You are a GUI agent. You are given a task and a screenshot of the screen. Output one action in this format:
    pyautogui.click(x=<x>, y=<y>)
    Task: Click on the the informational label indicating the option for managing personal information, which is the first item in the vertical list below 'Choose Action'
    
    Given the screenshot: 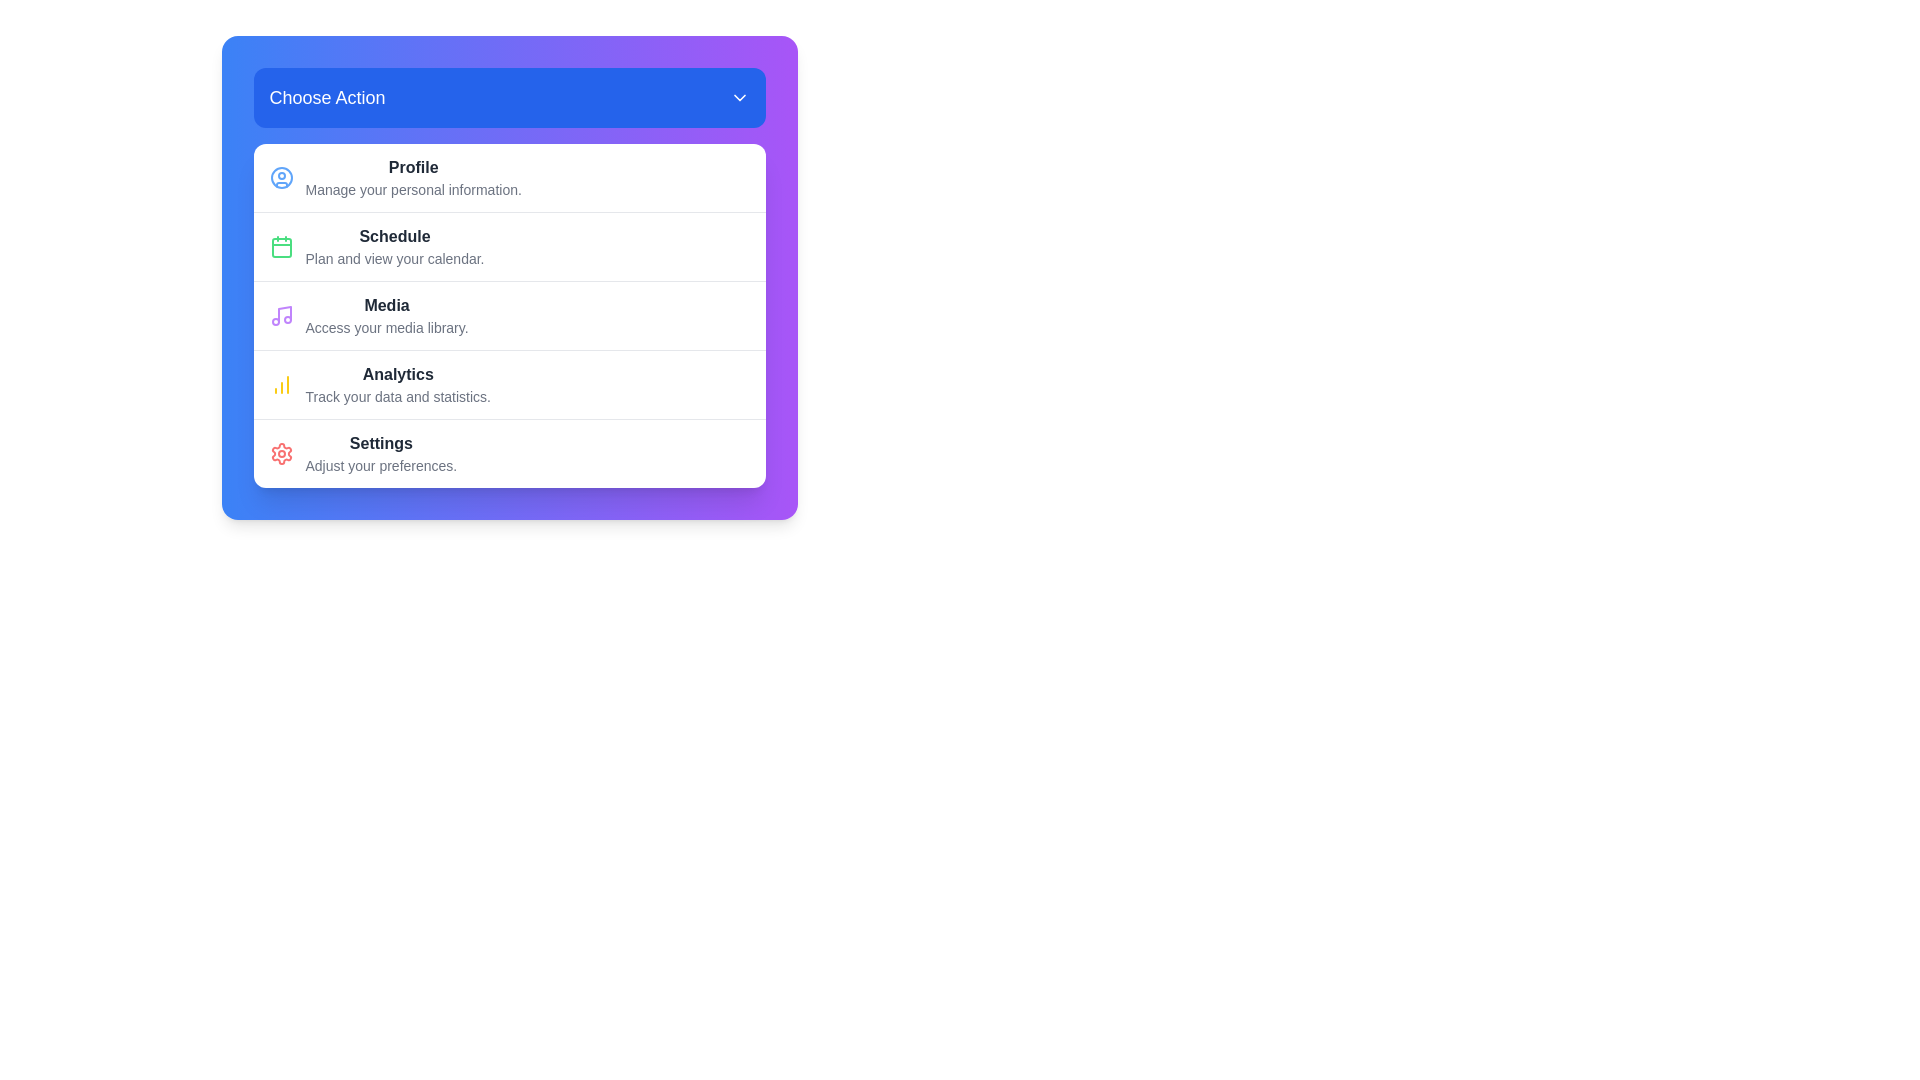 What is the action you would take?
    pyautogui.click(x=412, y=176)
    